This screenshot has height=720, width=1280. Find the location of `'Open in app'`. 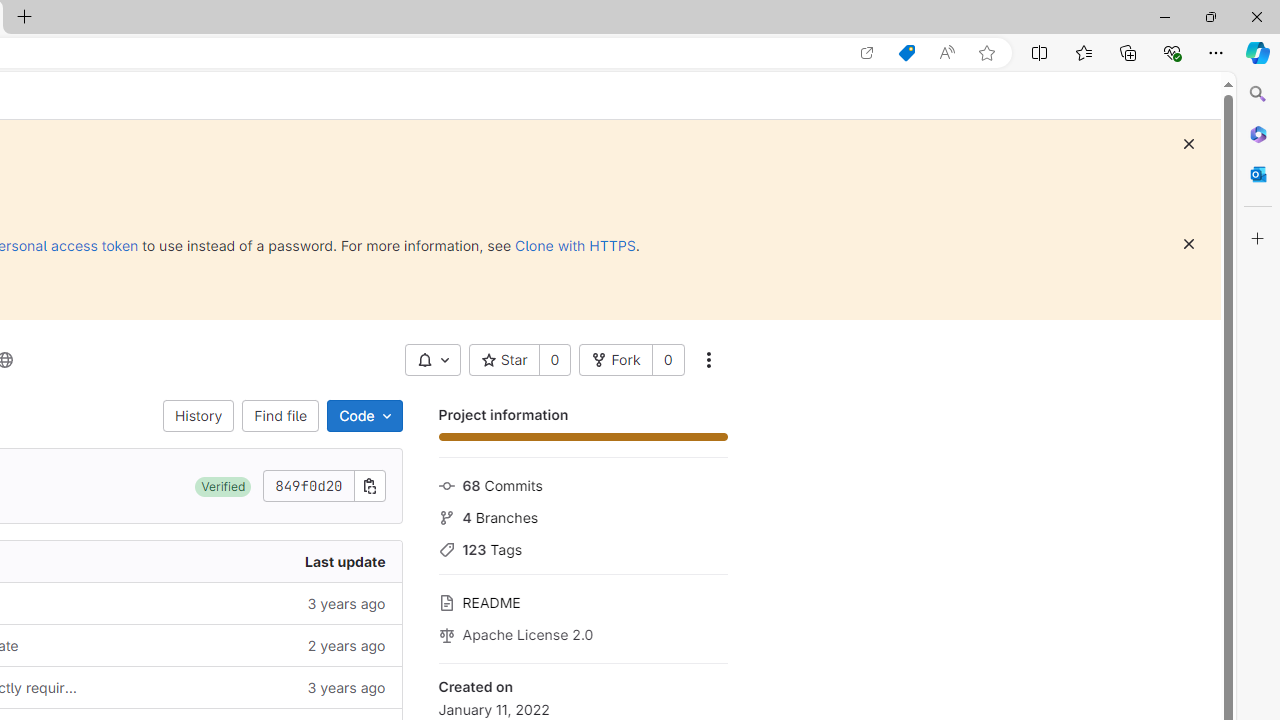

'Open in app' is located at coordinates (867, 52).